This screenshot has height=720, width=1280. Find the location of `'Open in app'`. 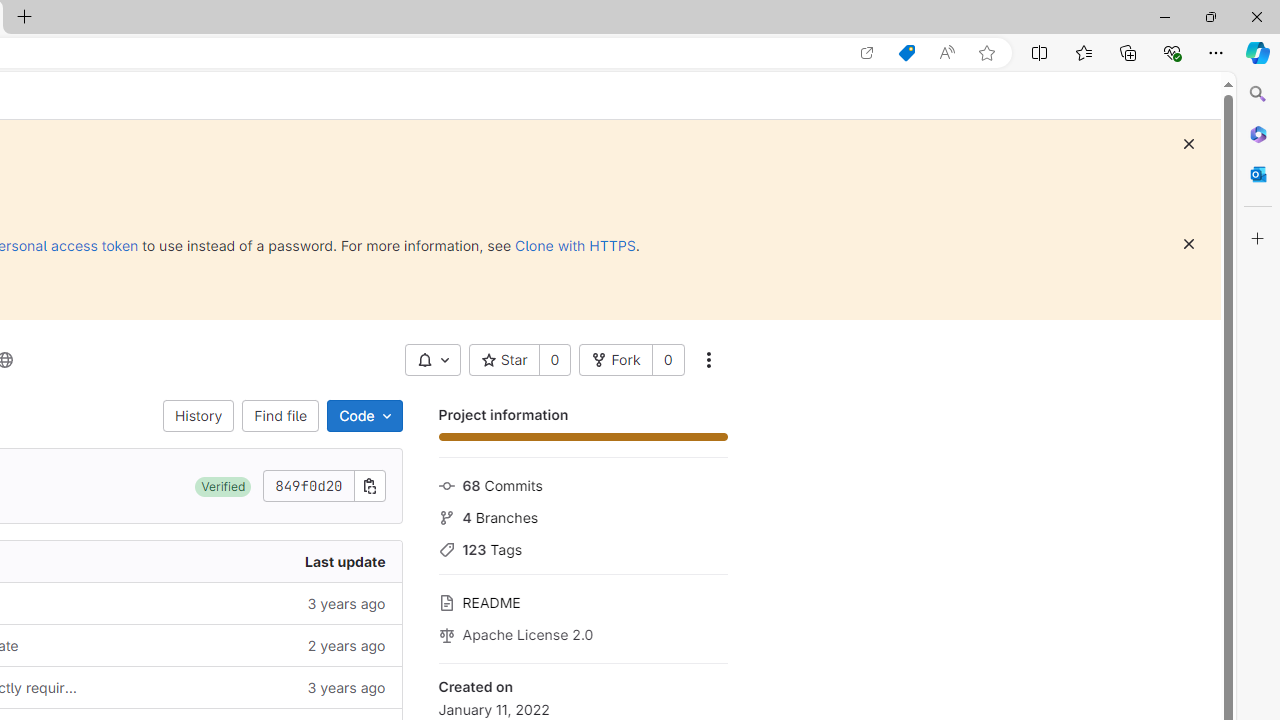

'Open in app' is located at coordinates (867, 52).